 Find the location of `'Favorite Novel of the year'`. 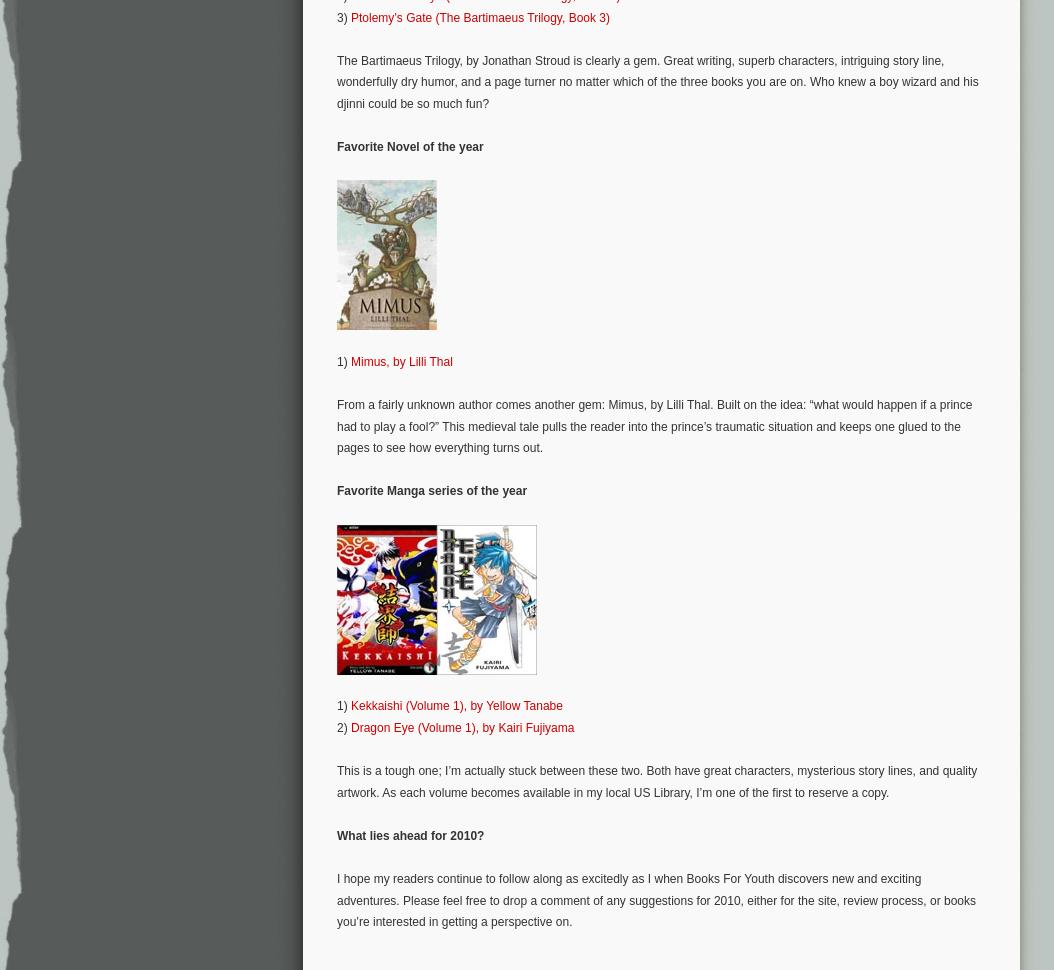

'Favorite Novel of the year' is located at coordinates (409, 146).